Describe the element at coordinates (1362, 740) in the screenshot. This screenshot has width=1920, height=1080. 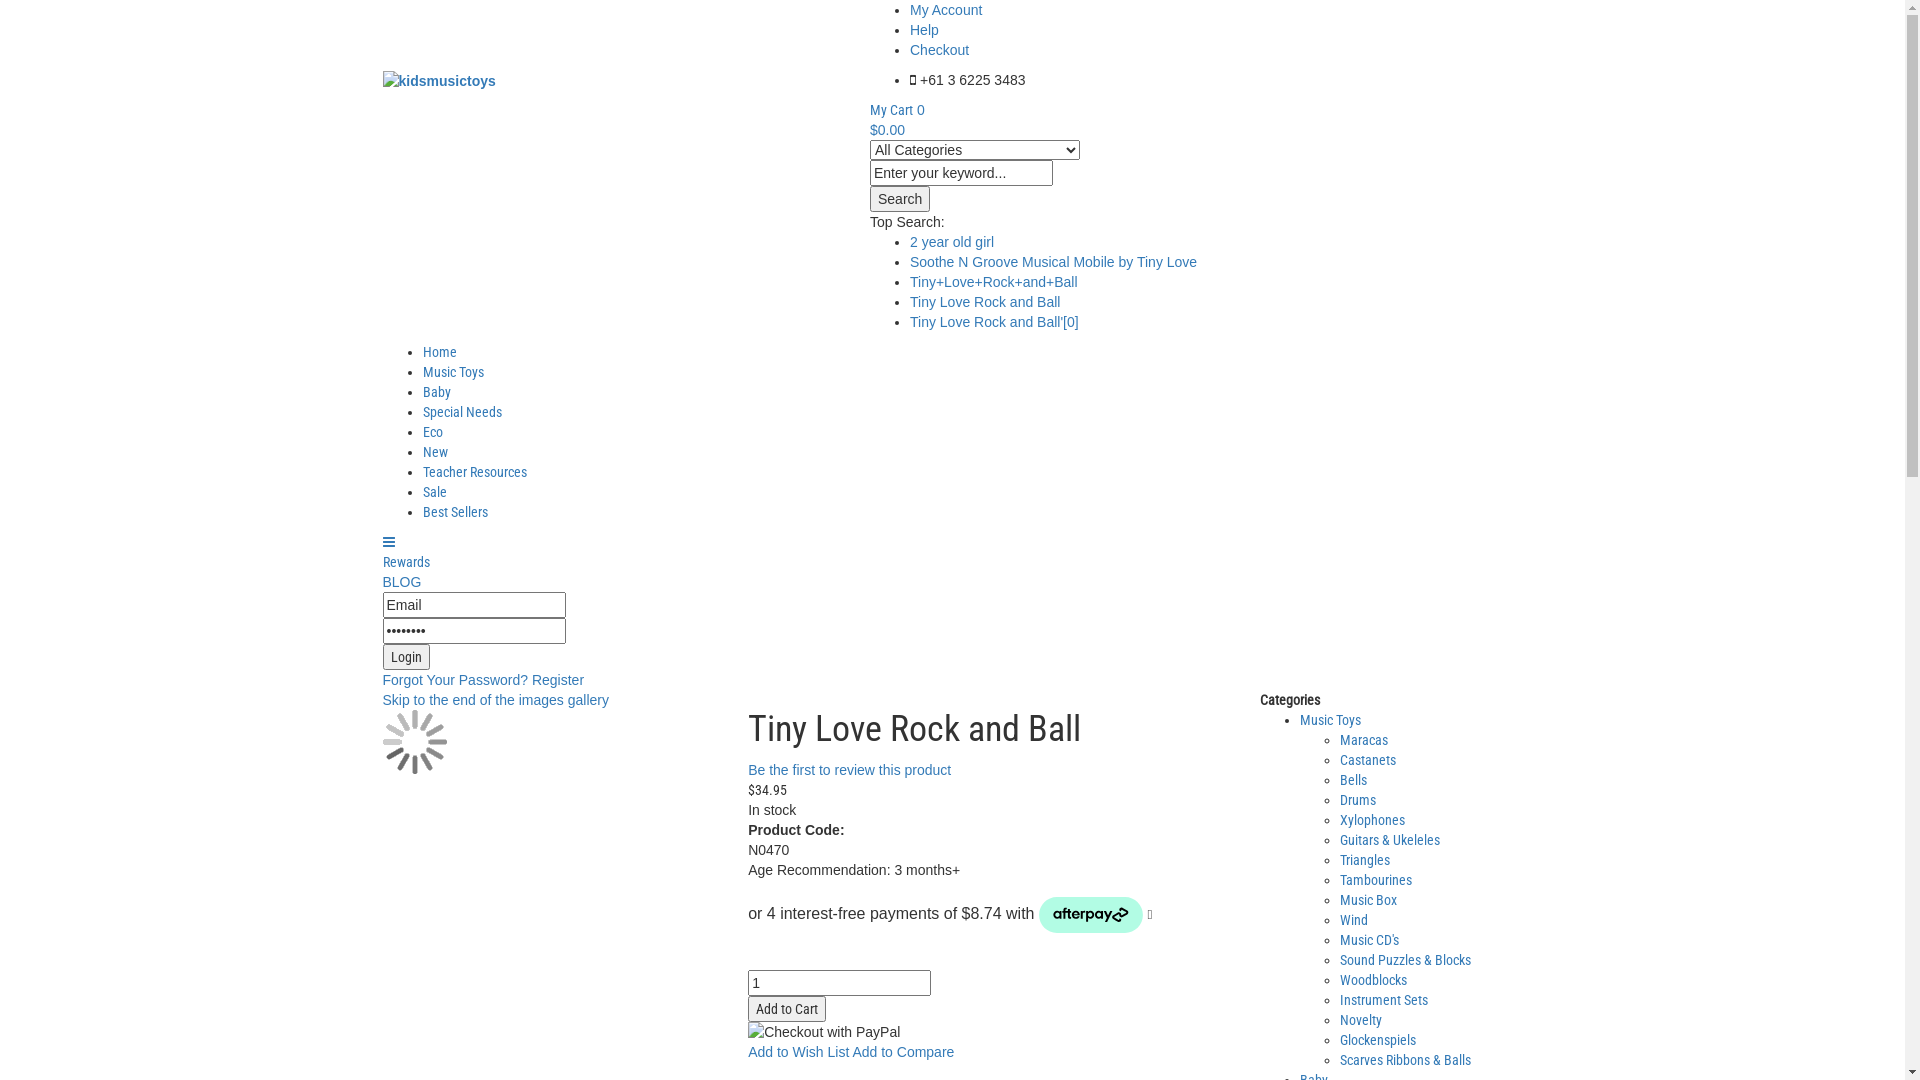
I see `'Maracas'` at that location.